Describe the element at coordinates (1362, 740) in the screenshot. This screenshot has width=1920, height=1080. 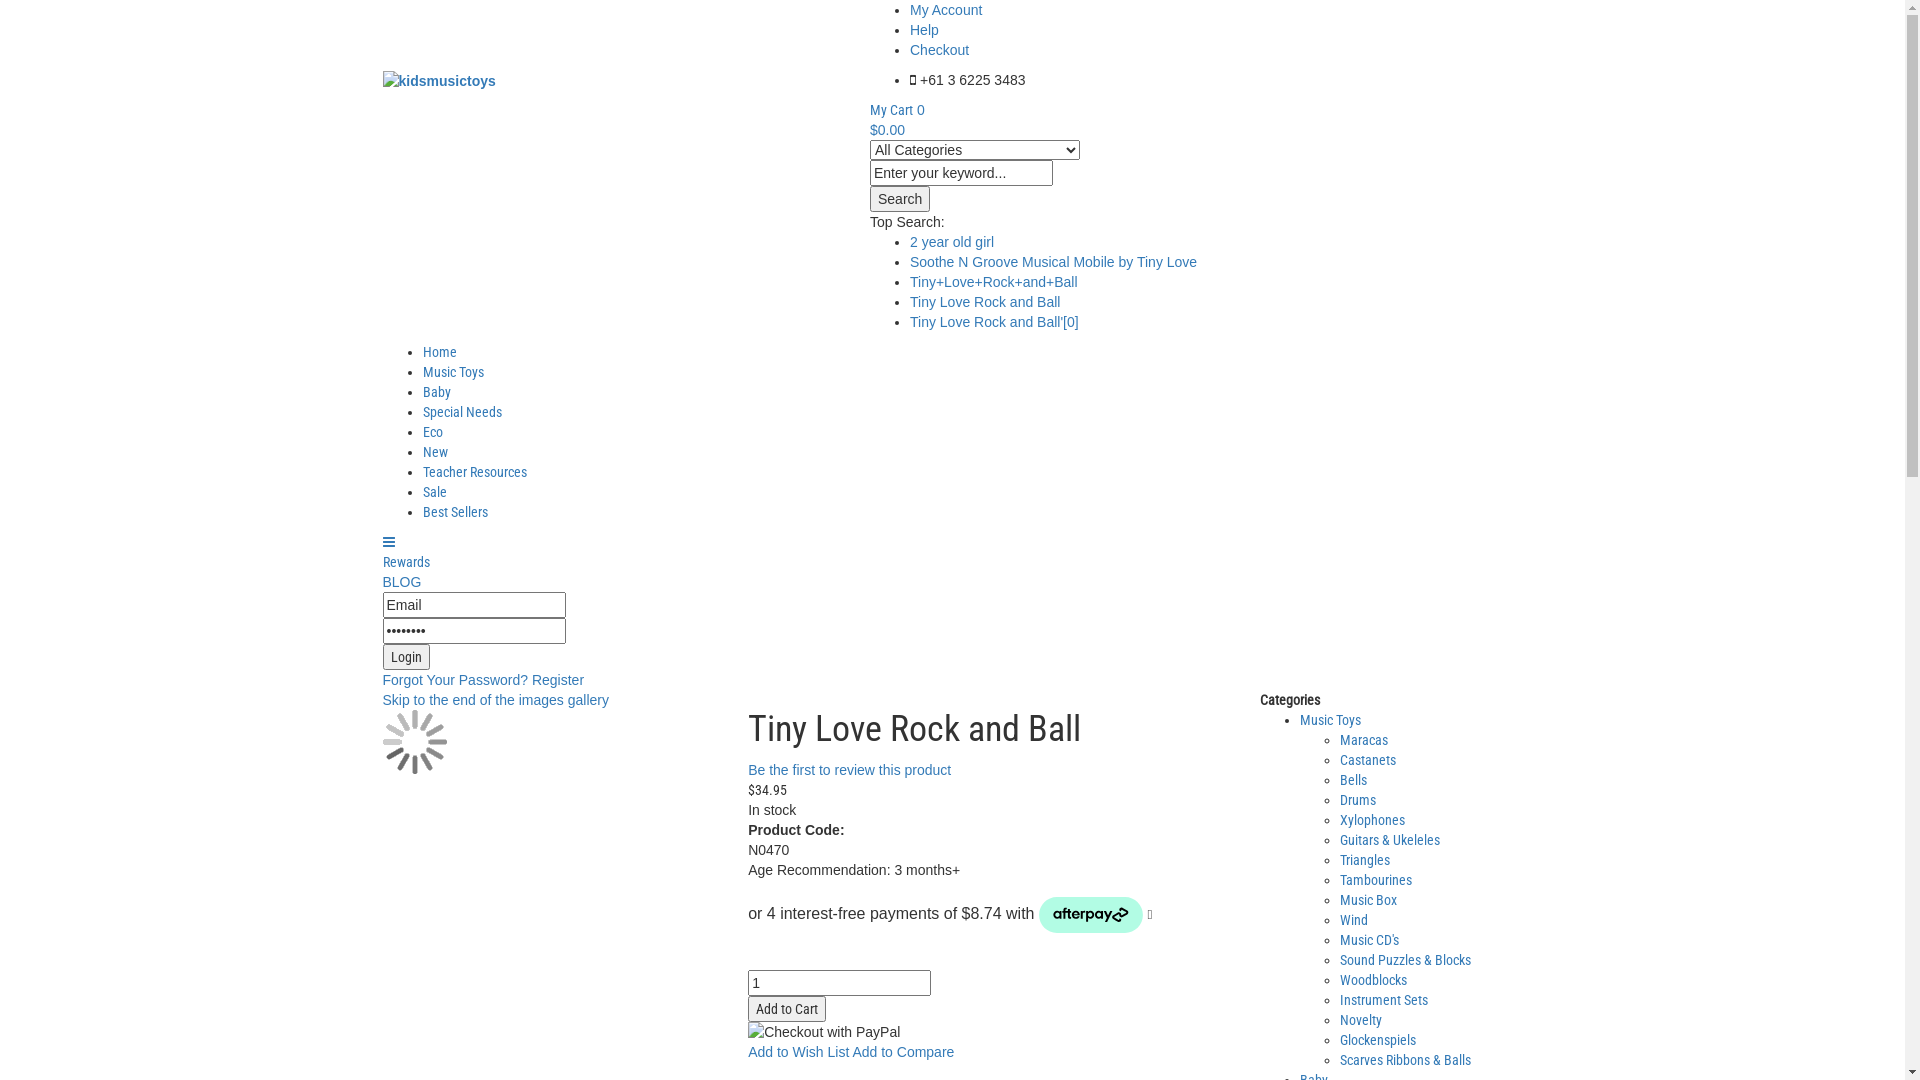
I see `'Maracas'` at that location.